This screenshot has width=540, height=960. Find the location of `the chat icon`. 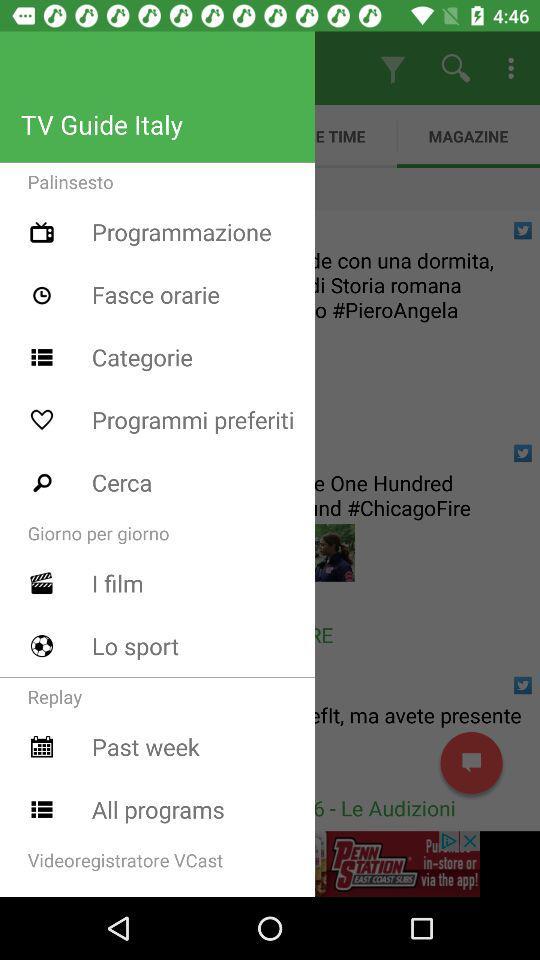

the chat icon is located at coordinates (471, 762).